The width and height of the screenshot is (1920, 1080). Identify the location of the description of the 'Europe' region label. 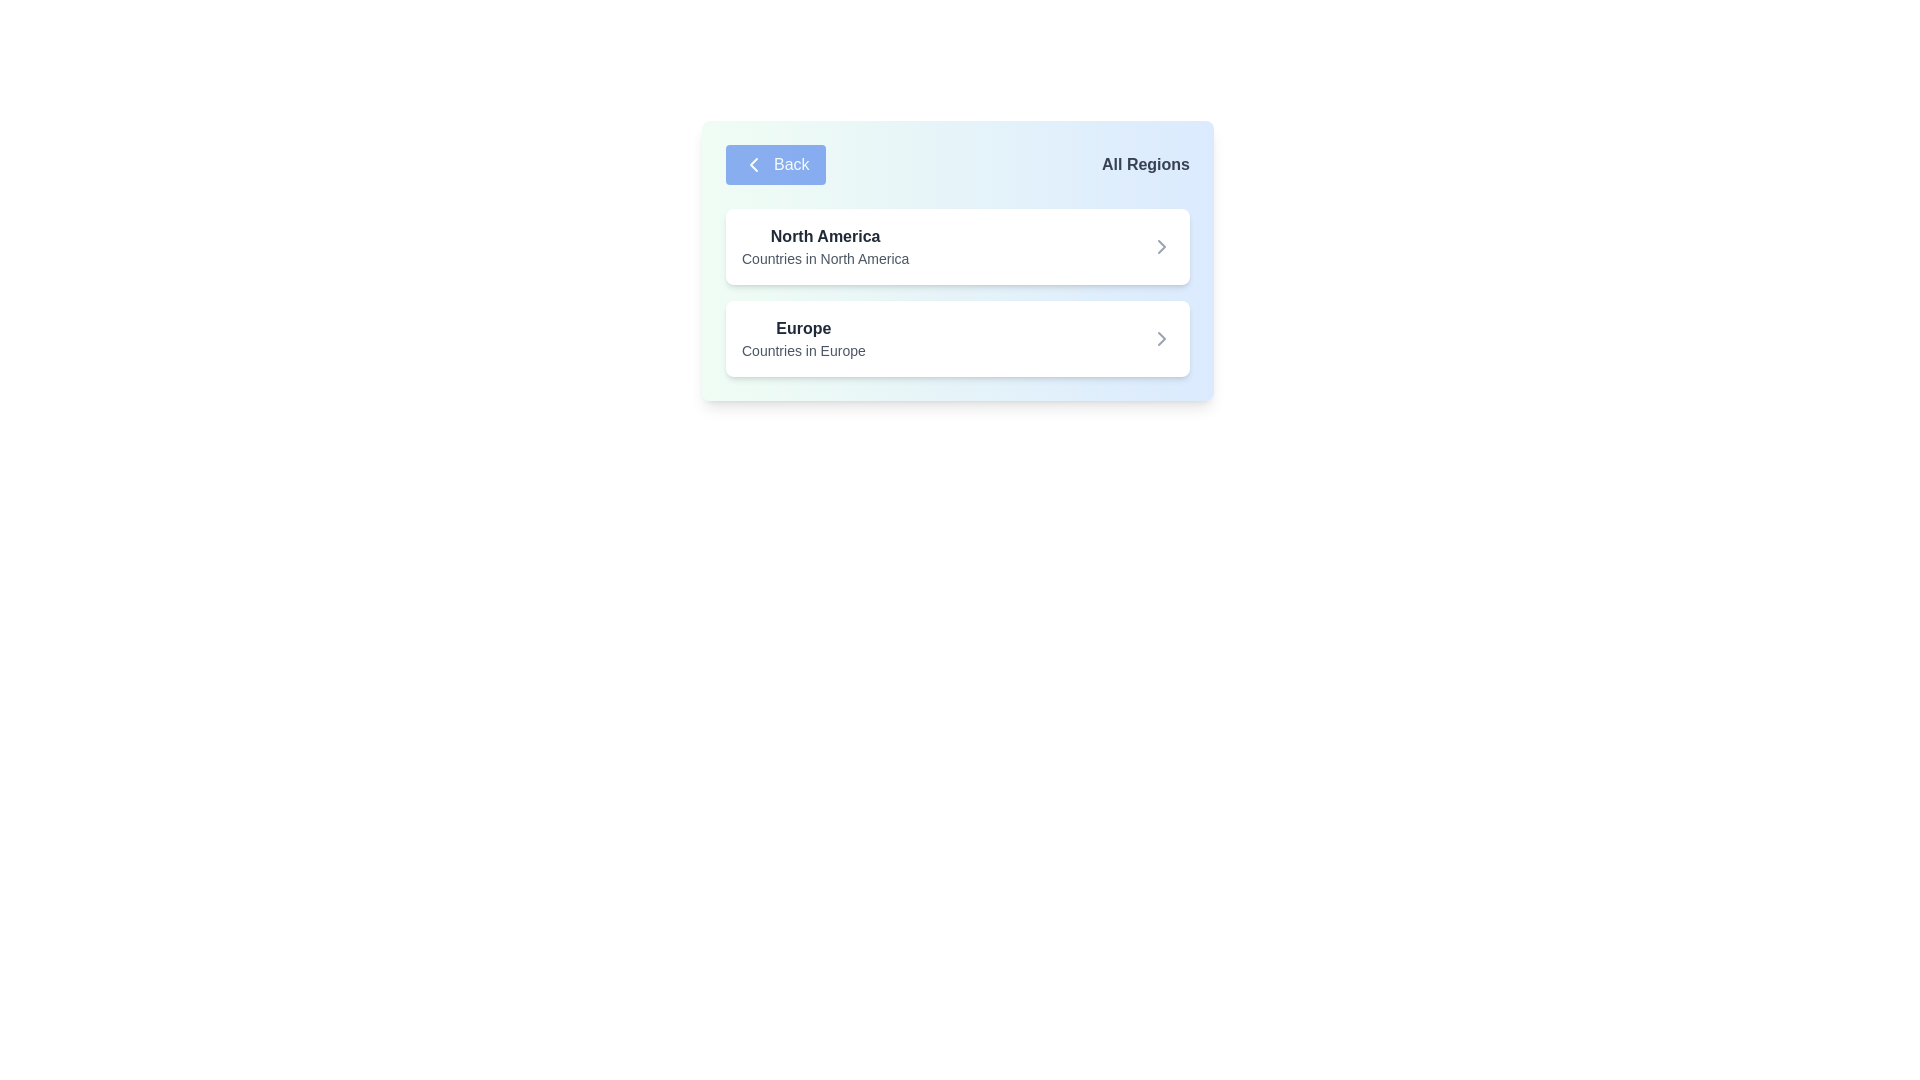
(803, 338).